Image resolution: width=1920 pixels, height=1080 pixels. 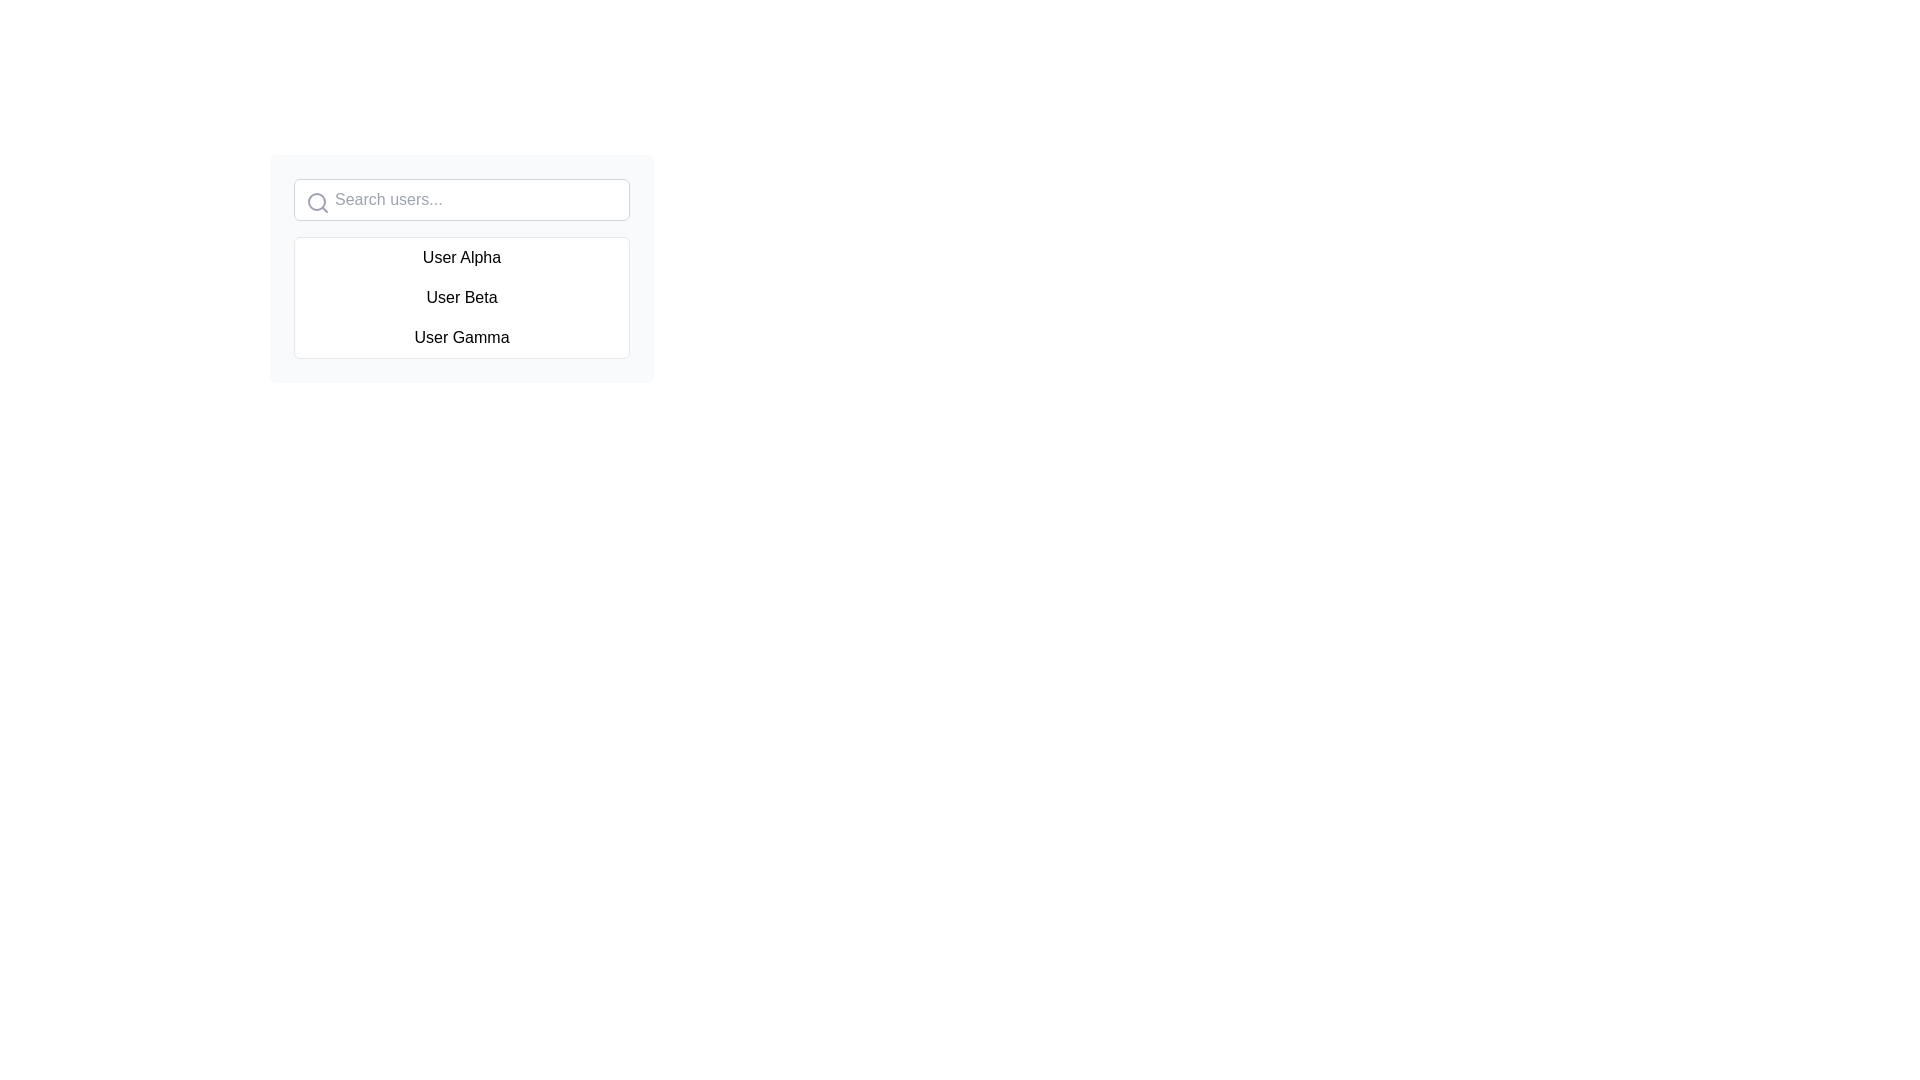 I want to click on the selectable list item labeled 'User Beta', which is the second item in the user options list, to indicate interactivity, so click(x=460, y=297).